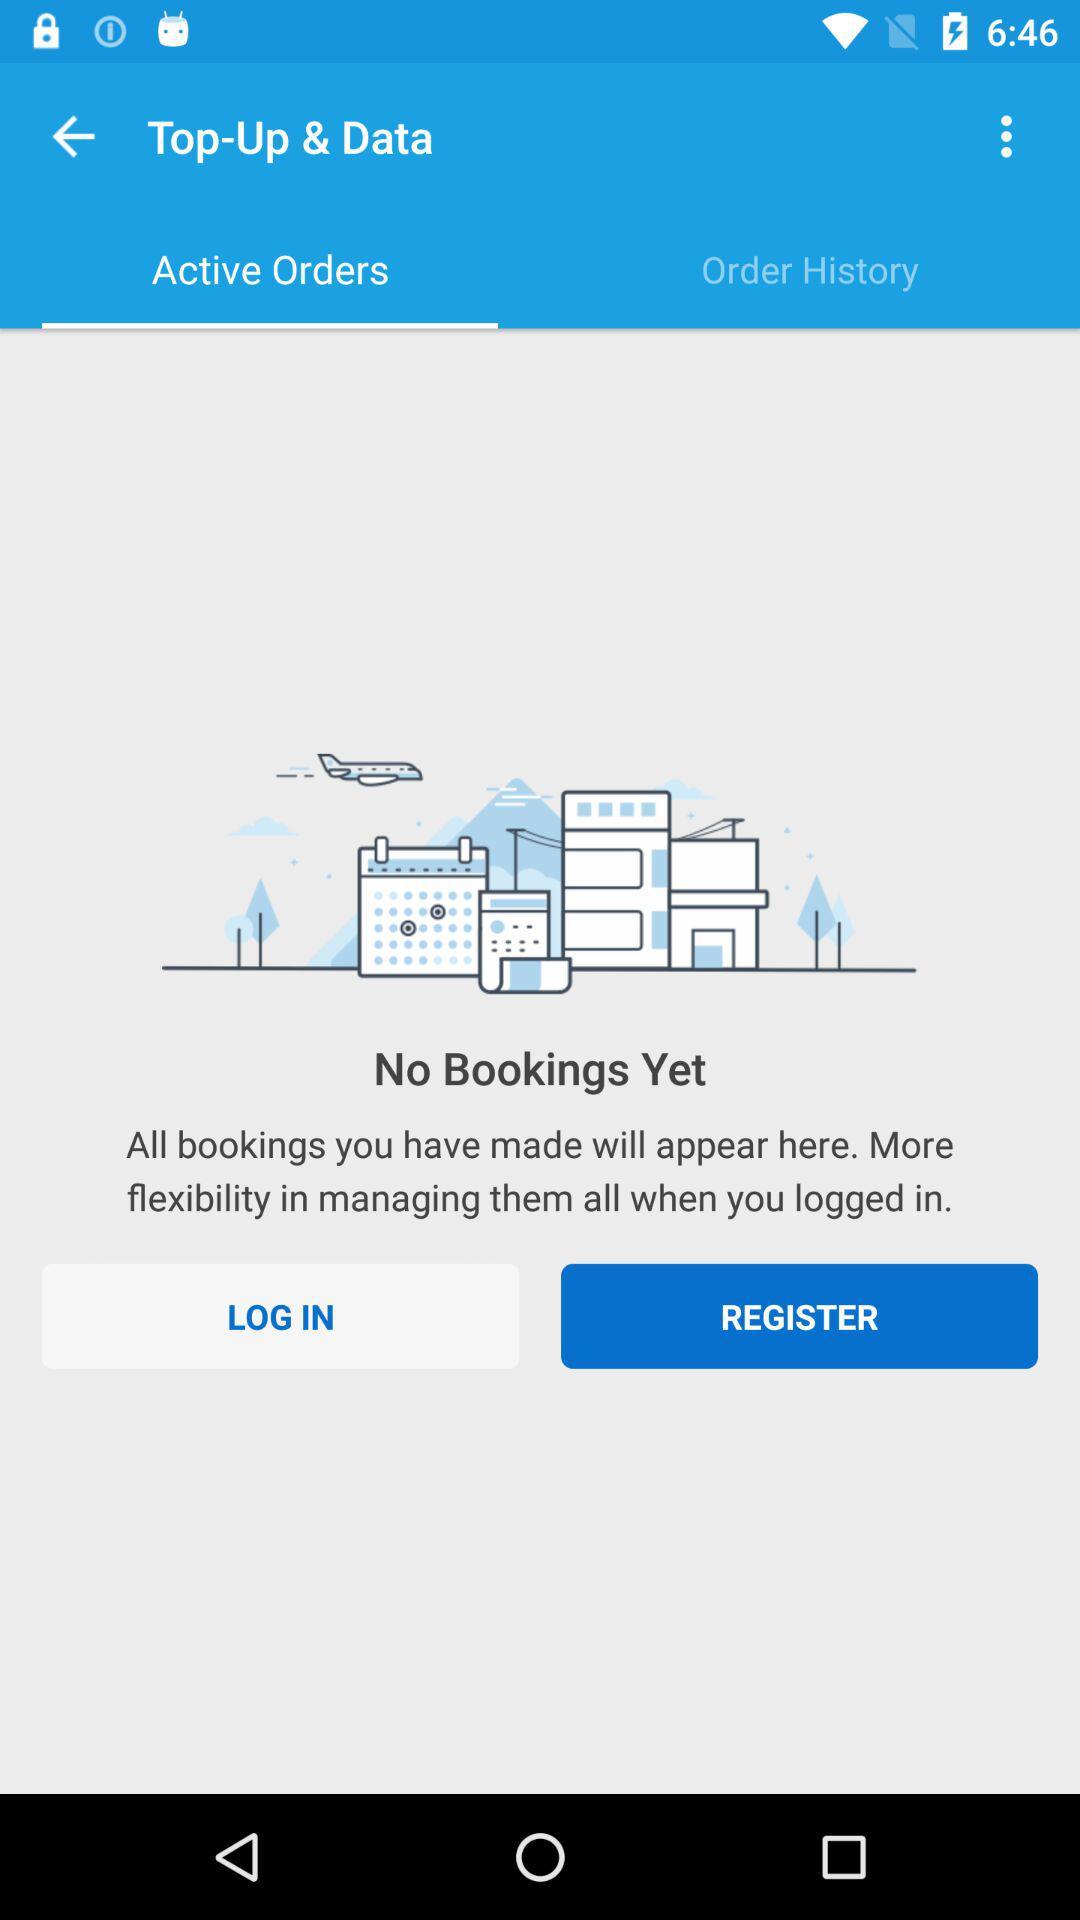 The width and height of the screenshot is (1080, 1920). Describe the element at coordinates (1006, 135) in the screenshot. I see `the icon to the right of the top-up & data item` at that location.